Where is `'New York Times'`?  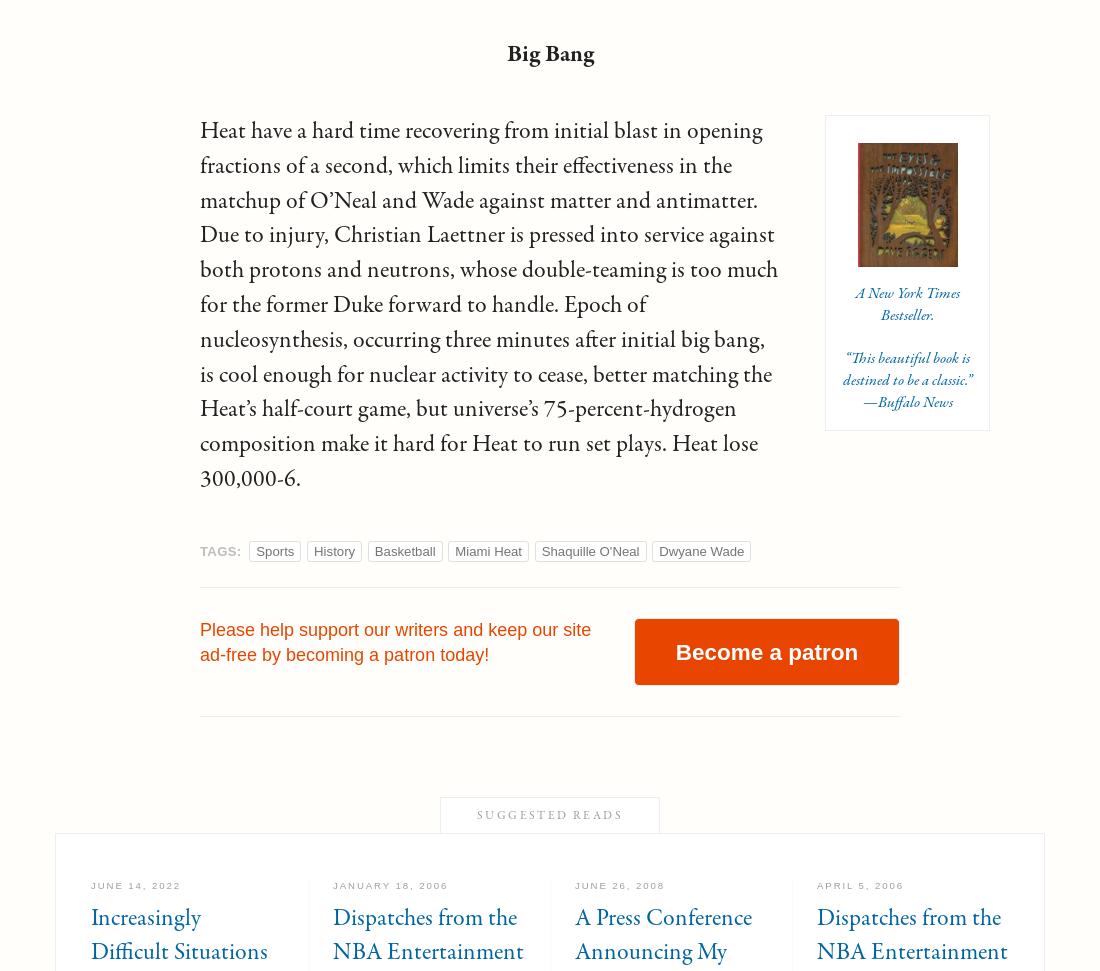 'New York Times' is located at coordinates (913, 292).